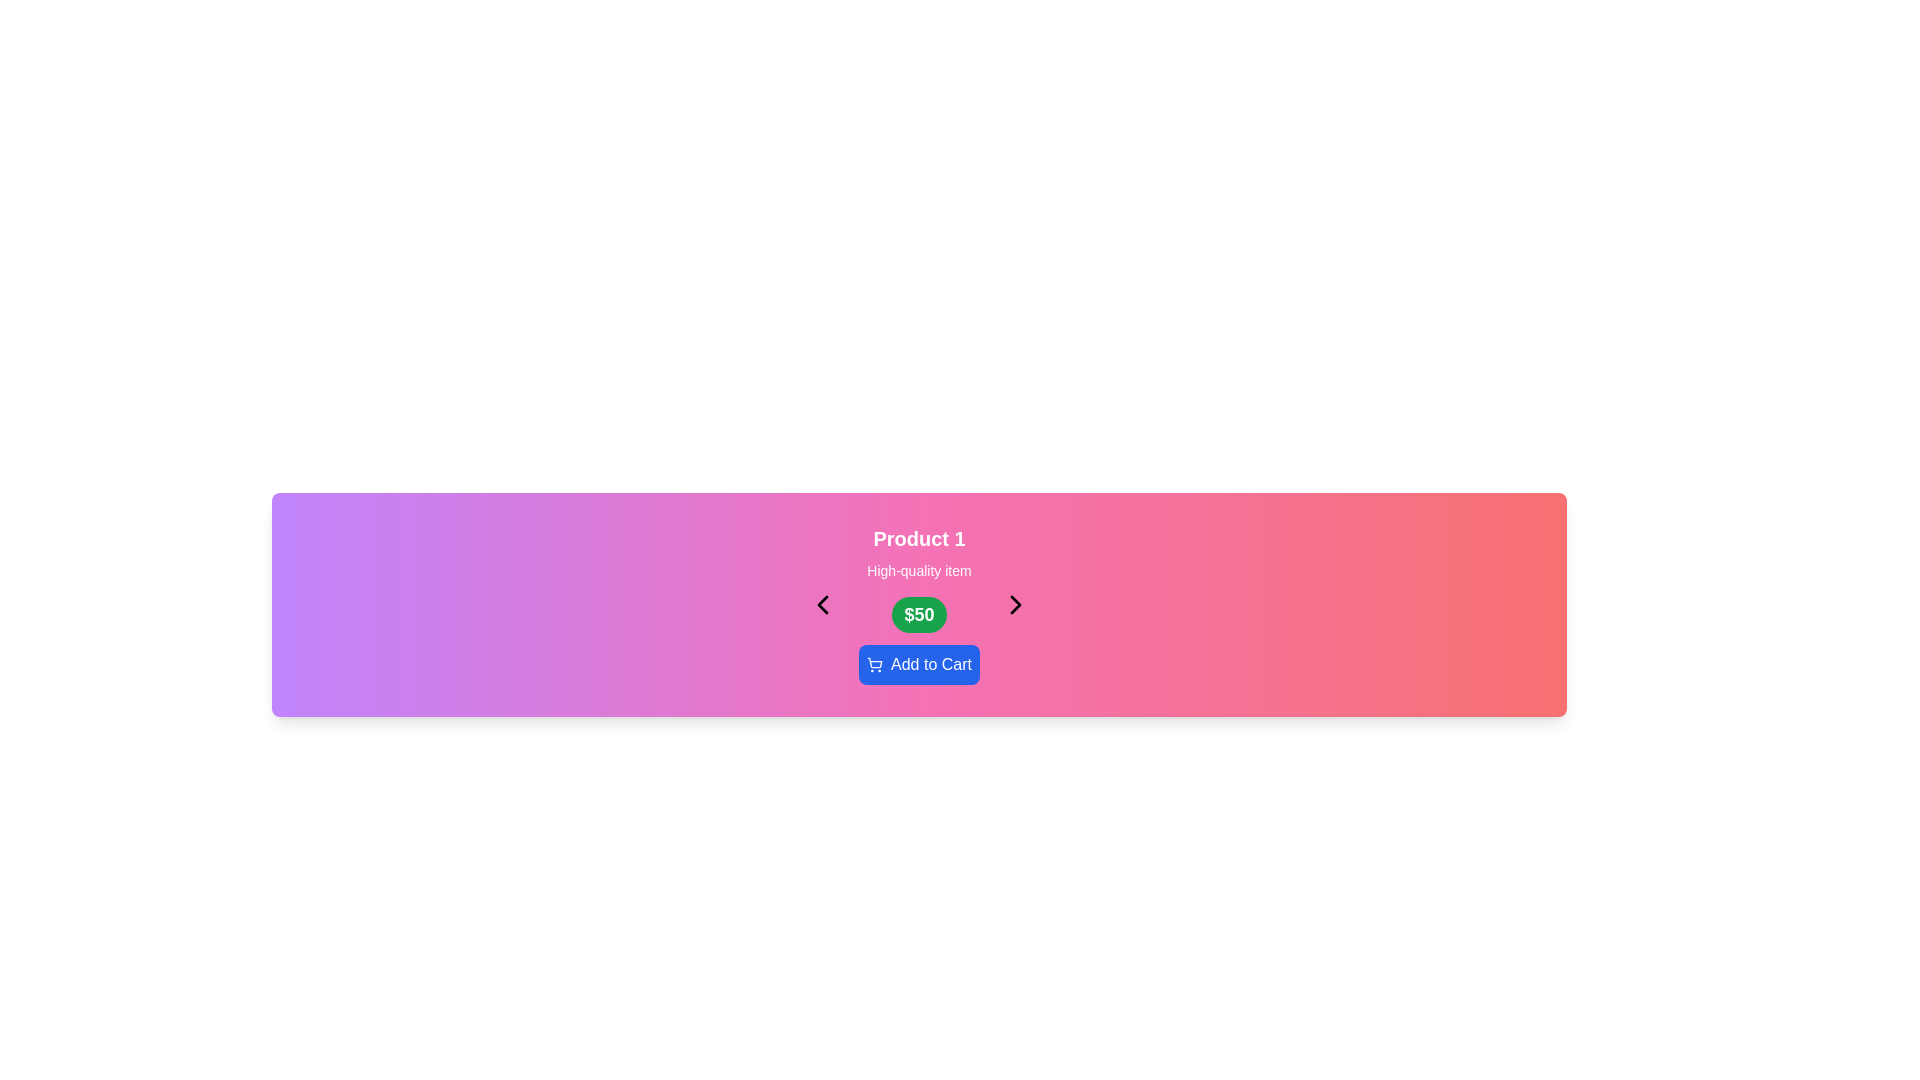 Image resolution: width=1920 pixels, height=1080 pixels. Describe the element at coordinates (1016, 604) in the screenshot. I see `the right-facing chevron icon button, which is styled as a thin black arrow centered within a square area and part of a navigation mechanism, before the green '$50' price label` at that location.